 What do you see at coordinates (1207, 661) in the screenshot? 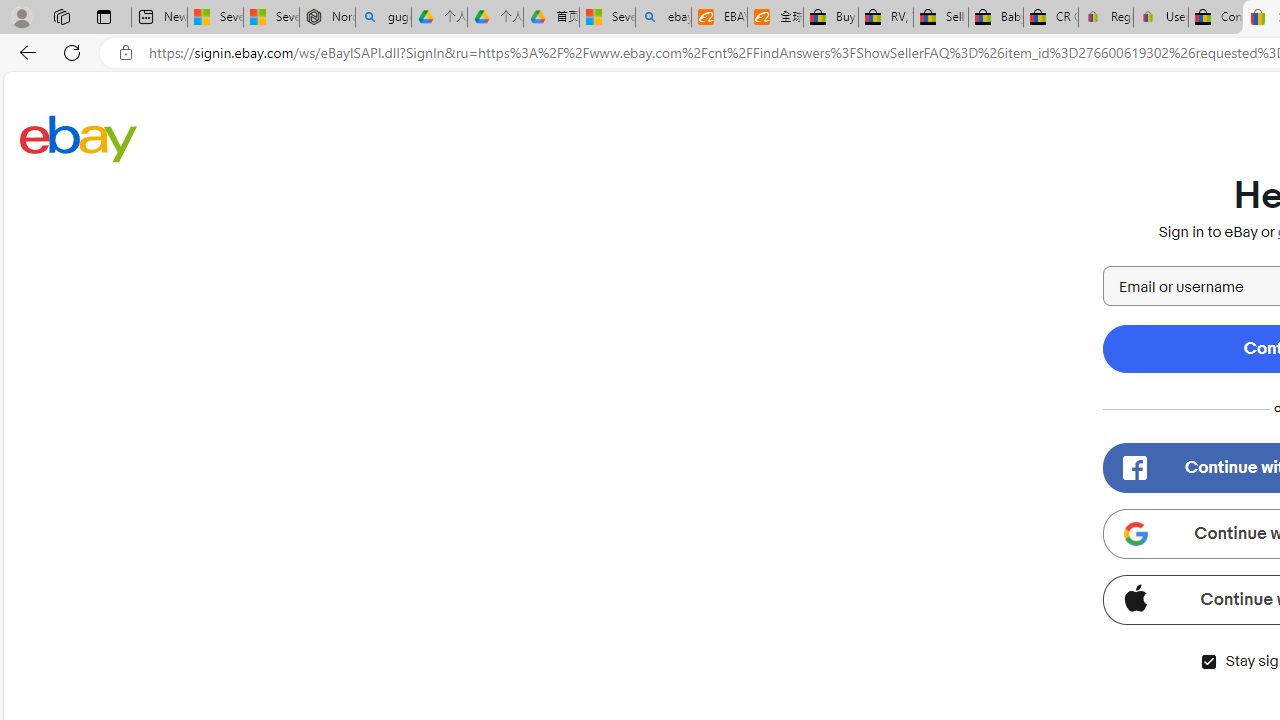
I see `'Stay signed in'` at bounding box center [1207, 661].